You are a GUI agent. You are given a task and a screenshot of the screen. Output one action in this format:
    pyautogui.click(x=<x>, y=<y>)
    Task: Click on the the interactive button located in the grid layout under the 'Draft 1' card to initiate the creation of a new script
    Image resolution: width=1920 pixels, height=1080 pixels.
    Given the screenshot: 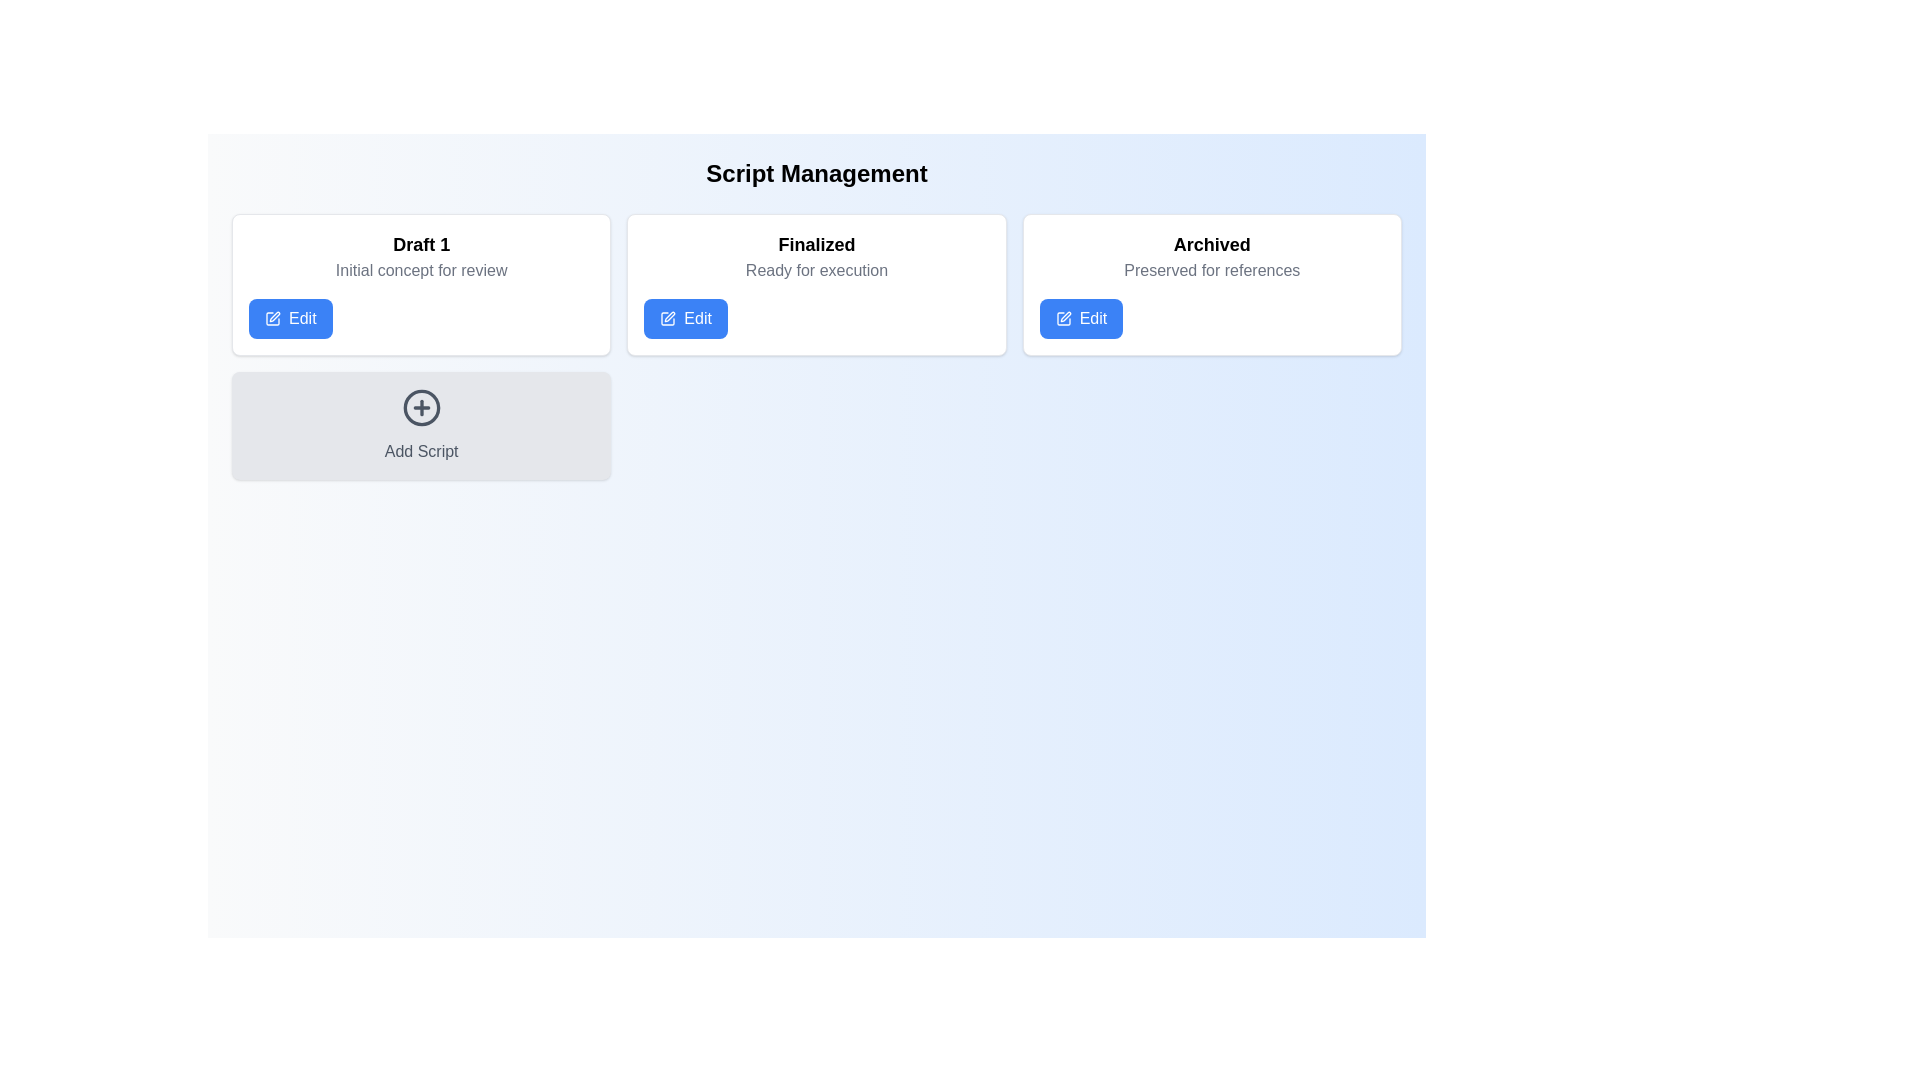 What is the action you would take?
    pyautogui.click(x=420, y=424)
    